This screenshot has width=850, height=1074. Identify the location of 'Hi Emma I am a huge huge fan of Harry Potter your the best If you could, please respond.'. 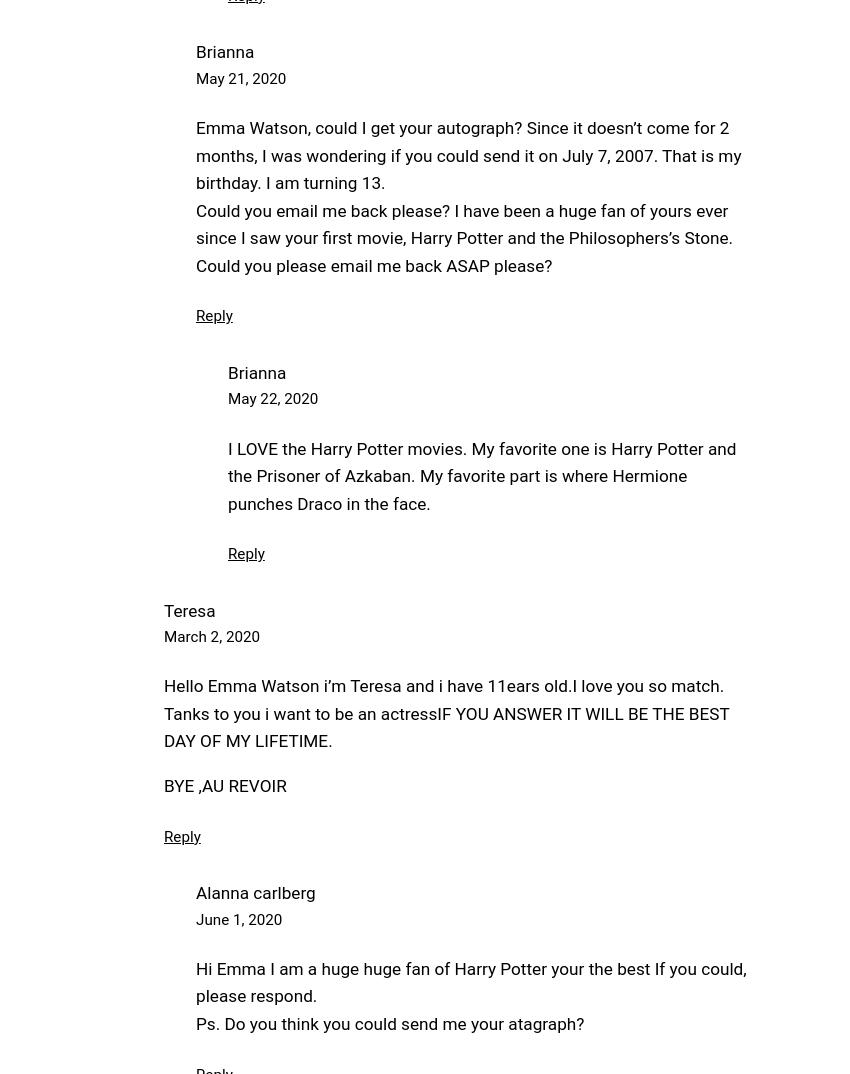
(470, 980).